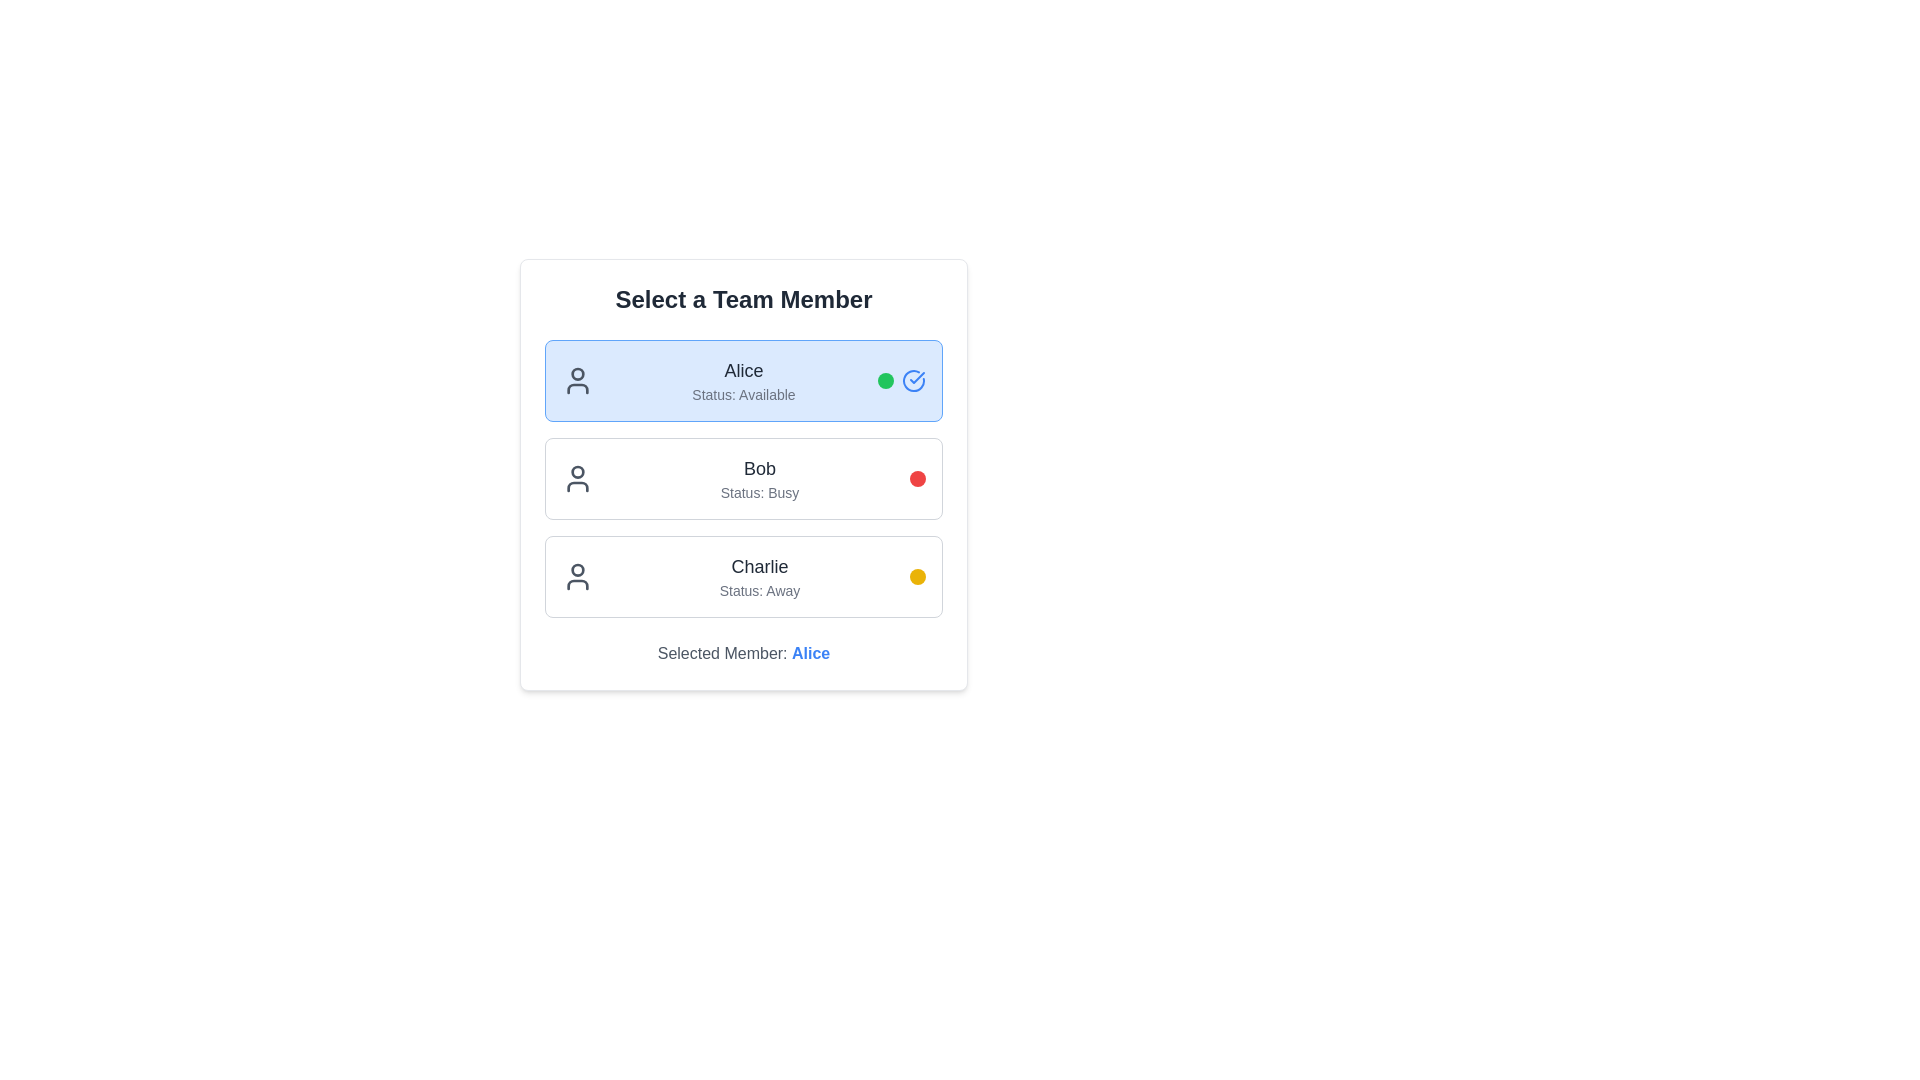 Image resolution: width=1920 pixels, height=1080 pixels. What do you see at coordinates (576, 389) in the screenshot?
I see `the semicircular line segment icon representing the lower half of the user icon for the selected team member 'Alice'` at bounding box center [576, 389].